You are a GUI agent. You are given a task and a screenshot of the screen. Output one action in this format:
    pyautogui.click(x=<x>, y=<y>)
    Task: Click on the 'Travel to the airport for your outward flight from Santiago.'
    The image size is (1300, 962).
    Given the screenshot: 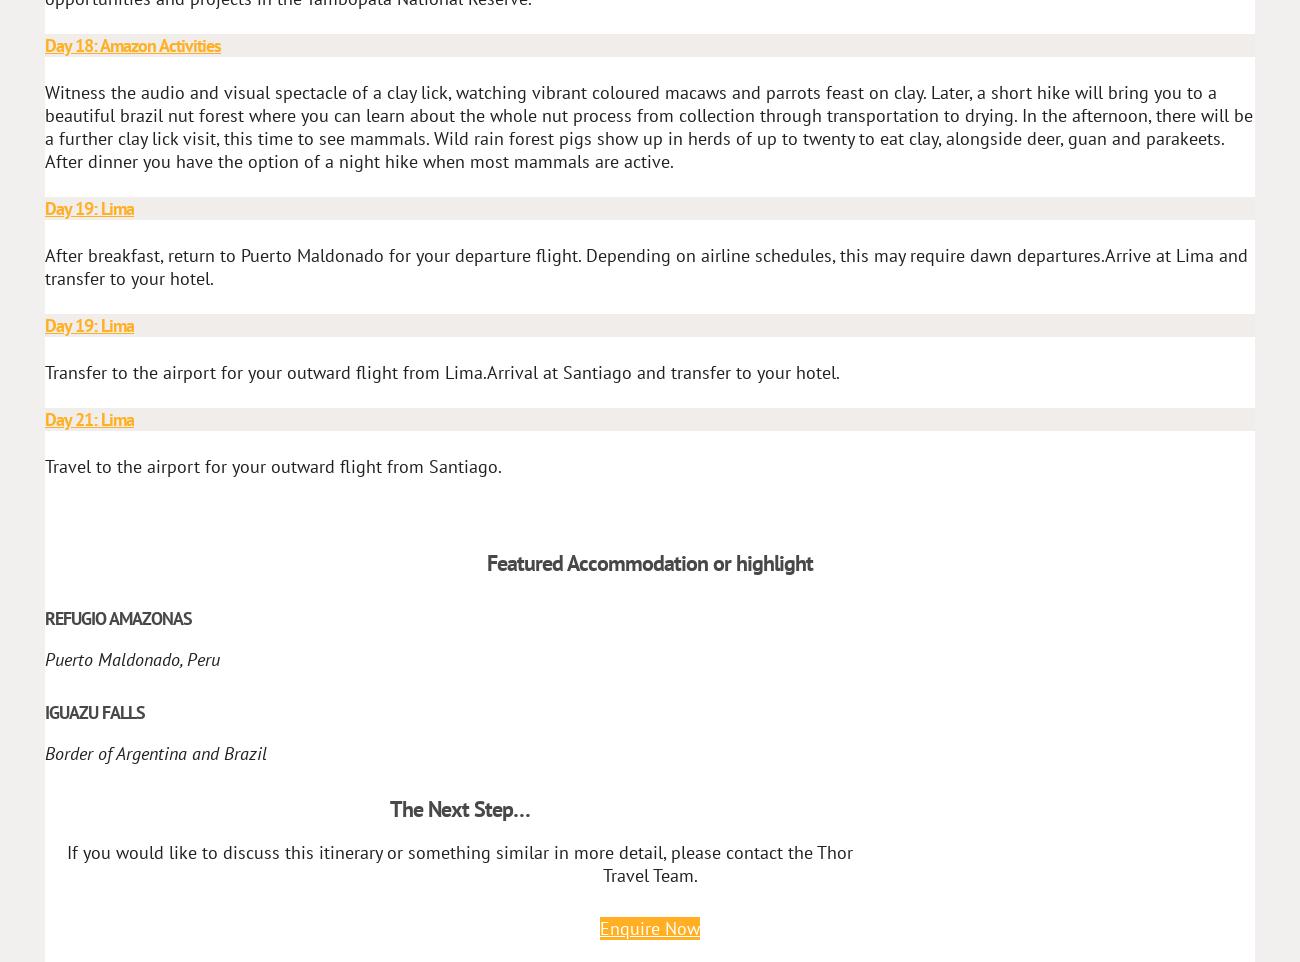 What is the action you would take?
    pyautogui.click(x=273, y=465)
    